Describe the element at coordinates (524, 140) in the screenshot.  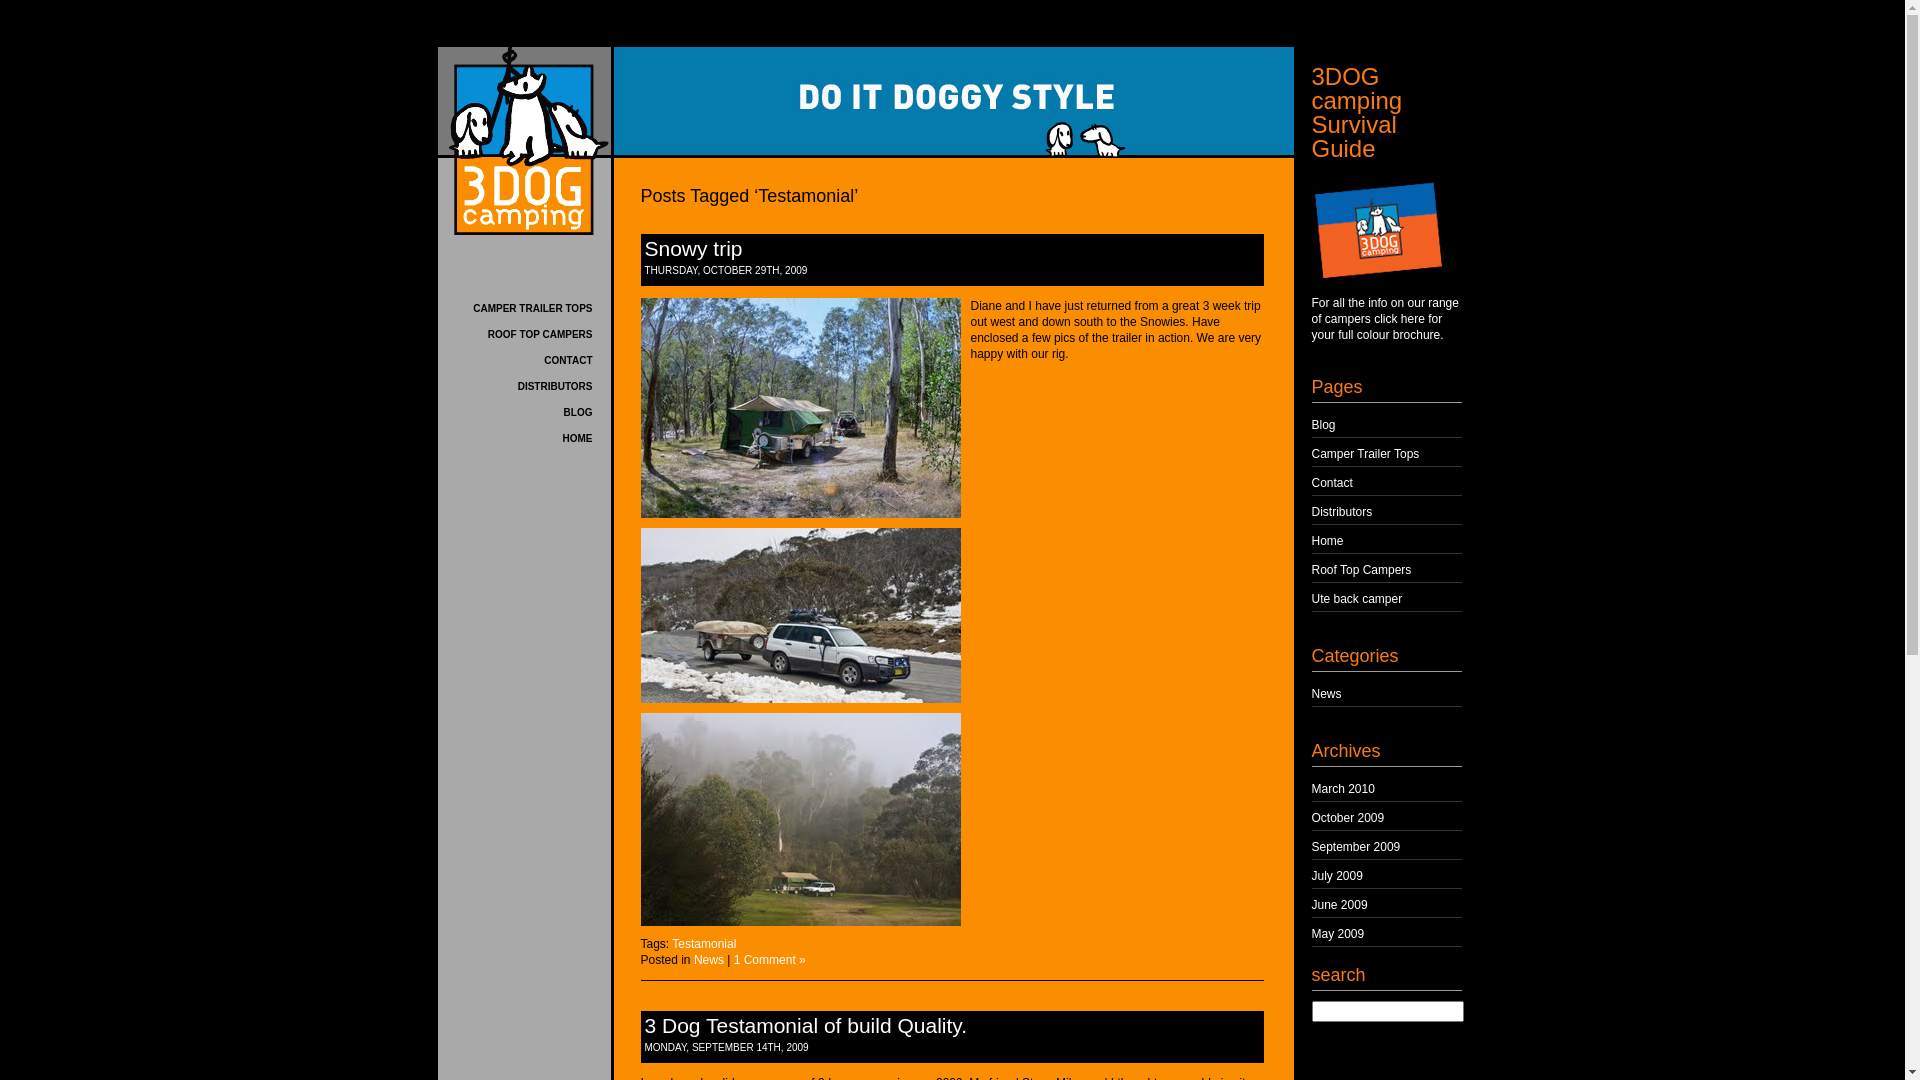
I see `'3 Dog Camping'` at that location.